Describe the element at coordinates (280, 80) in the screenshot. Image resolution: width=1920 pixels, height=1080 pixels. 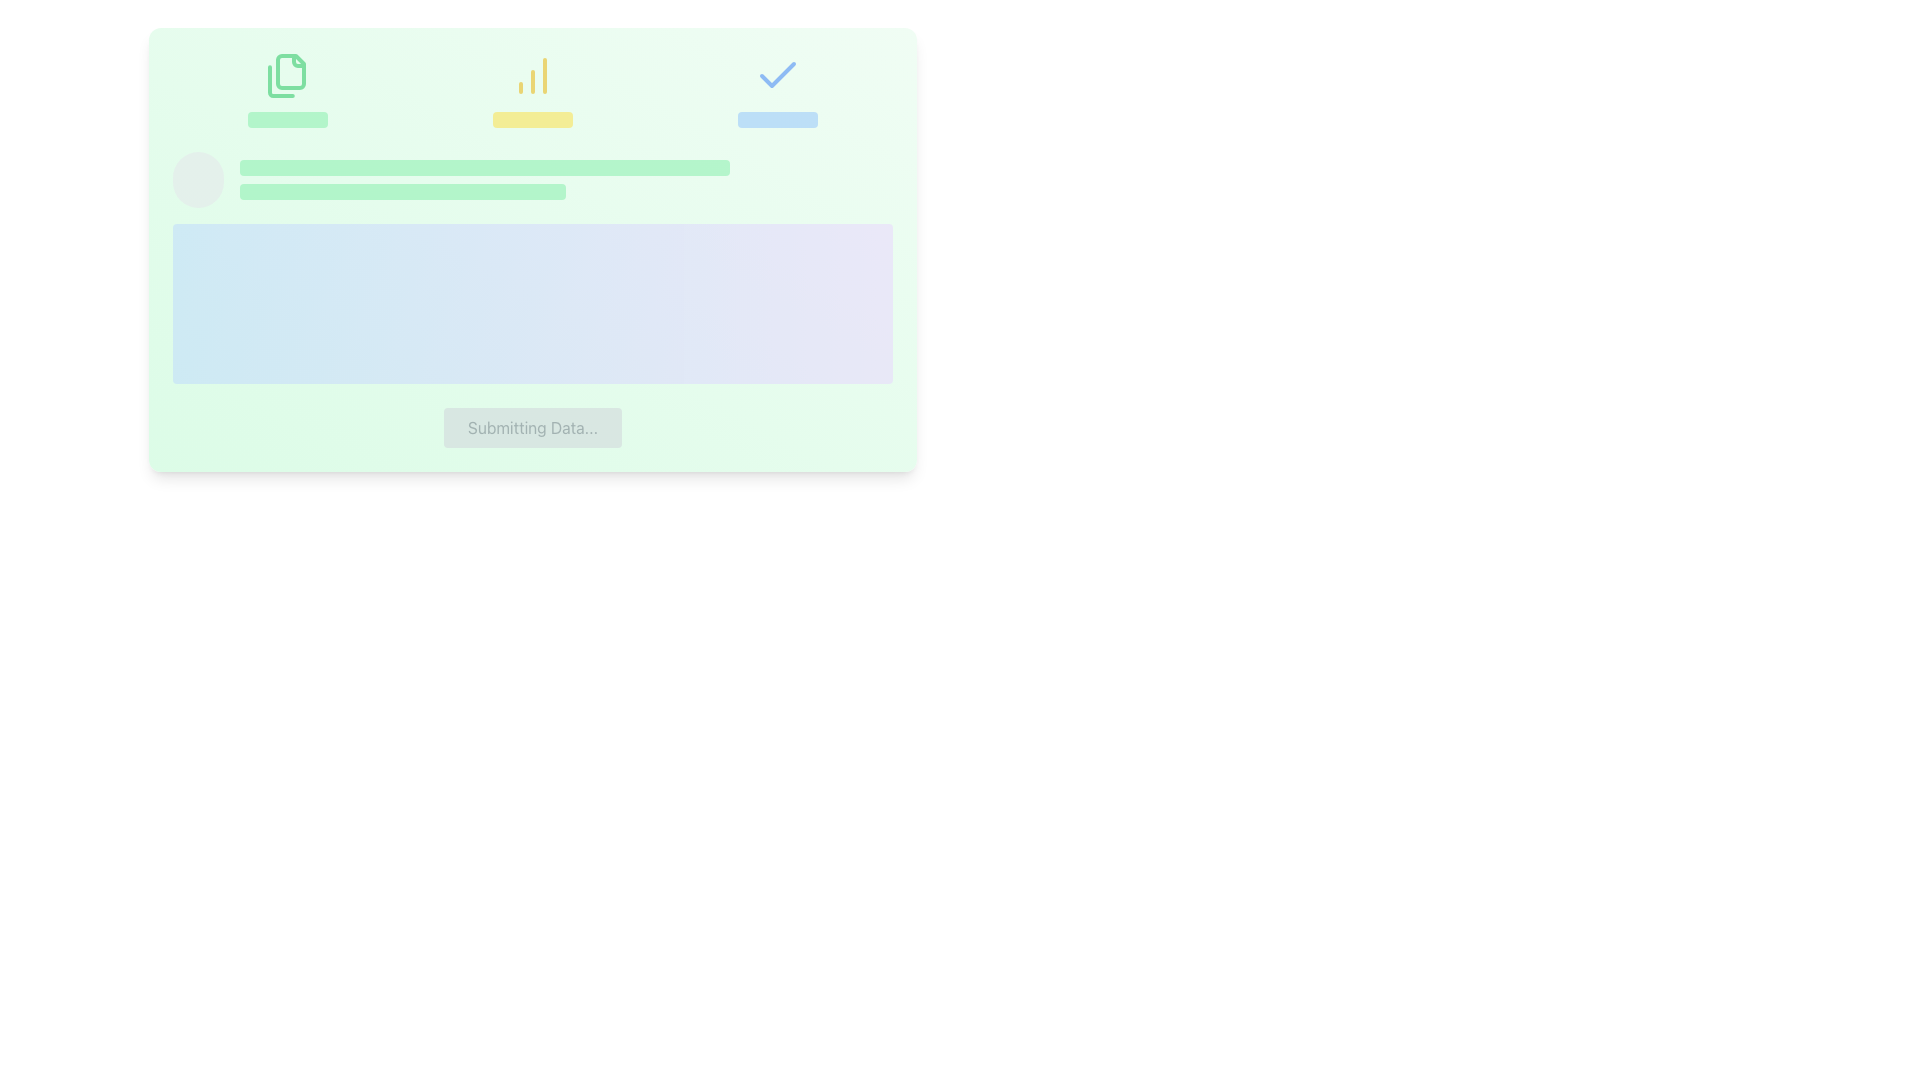
I see `the third segment of the SVG icon representing stacked document icons, which has a green outline and rounded corners` at that location.